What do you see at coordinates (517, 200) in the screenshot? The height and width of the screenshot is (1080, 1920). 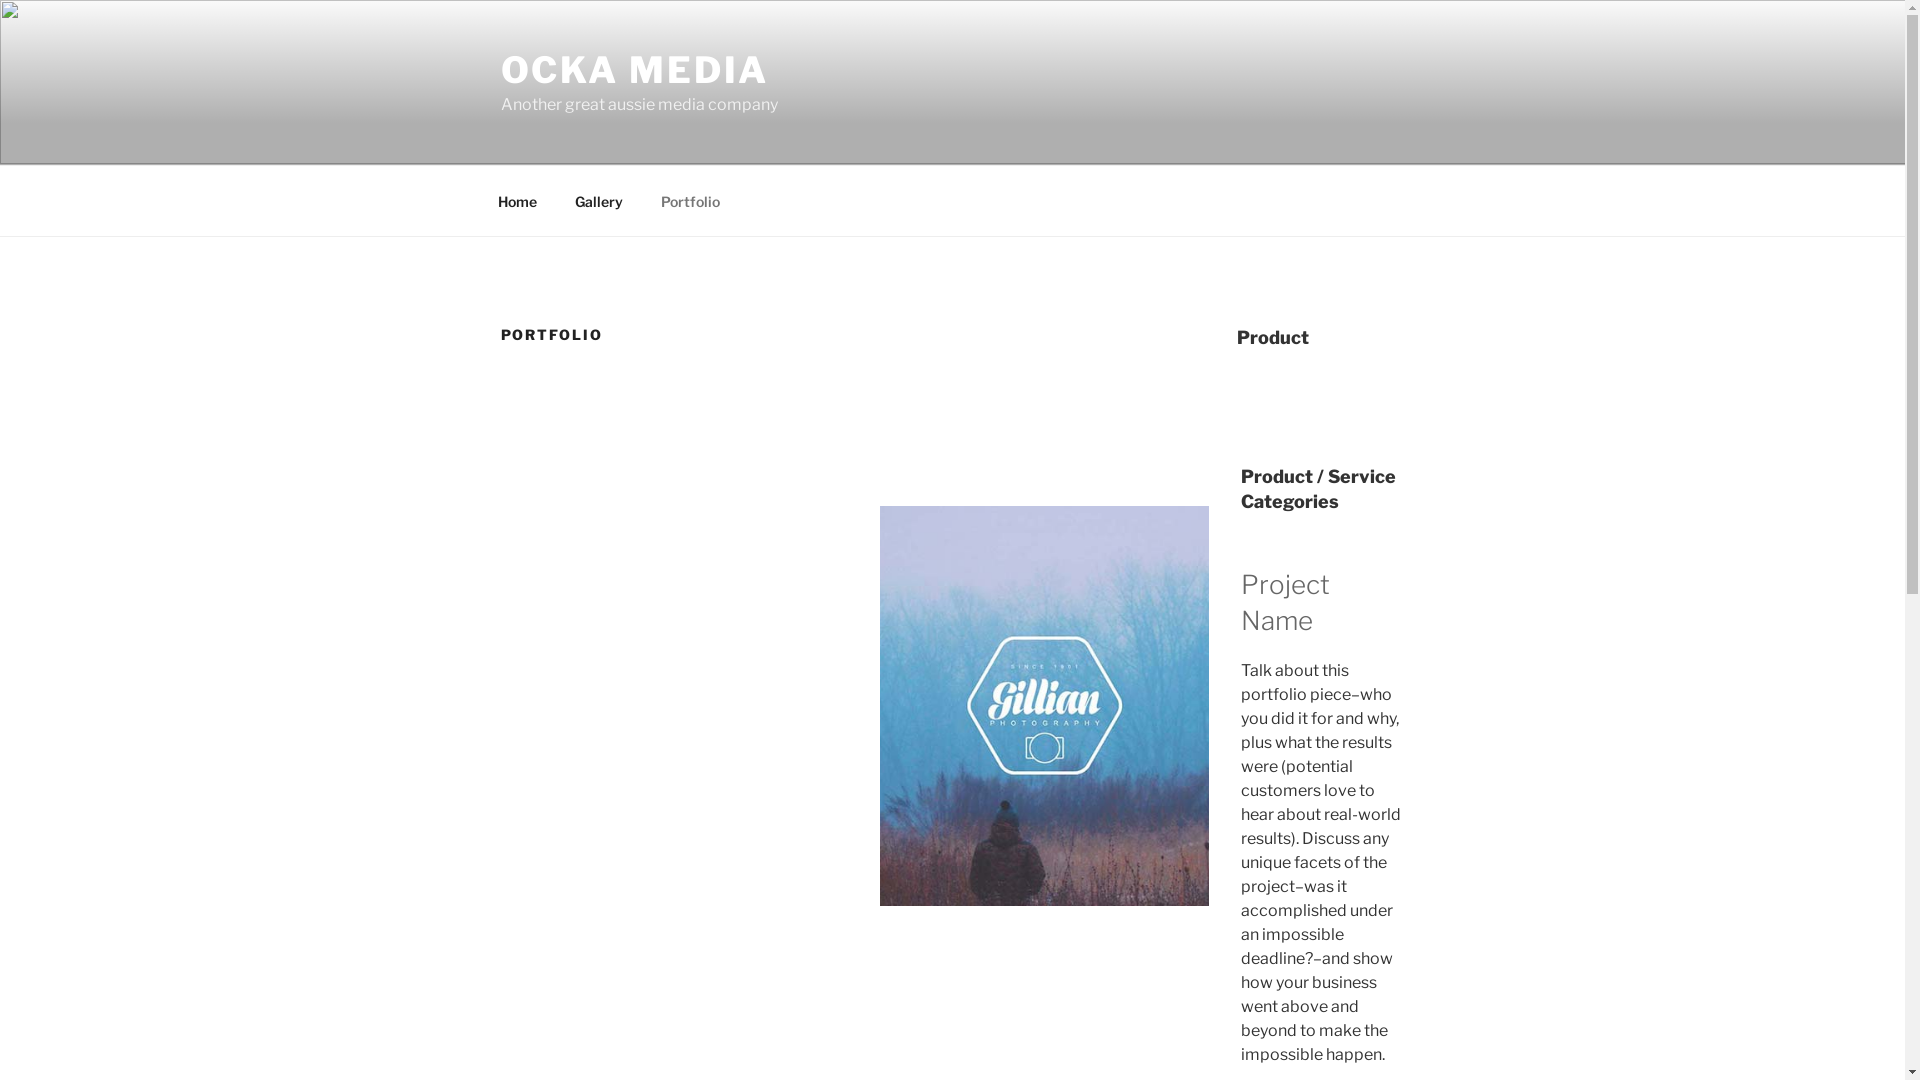 I see `'Home'` at bounding box center [517, 200].